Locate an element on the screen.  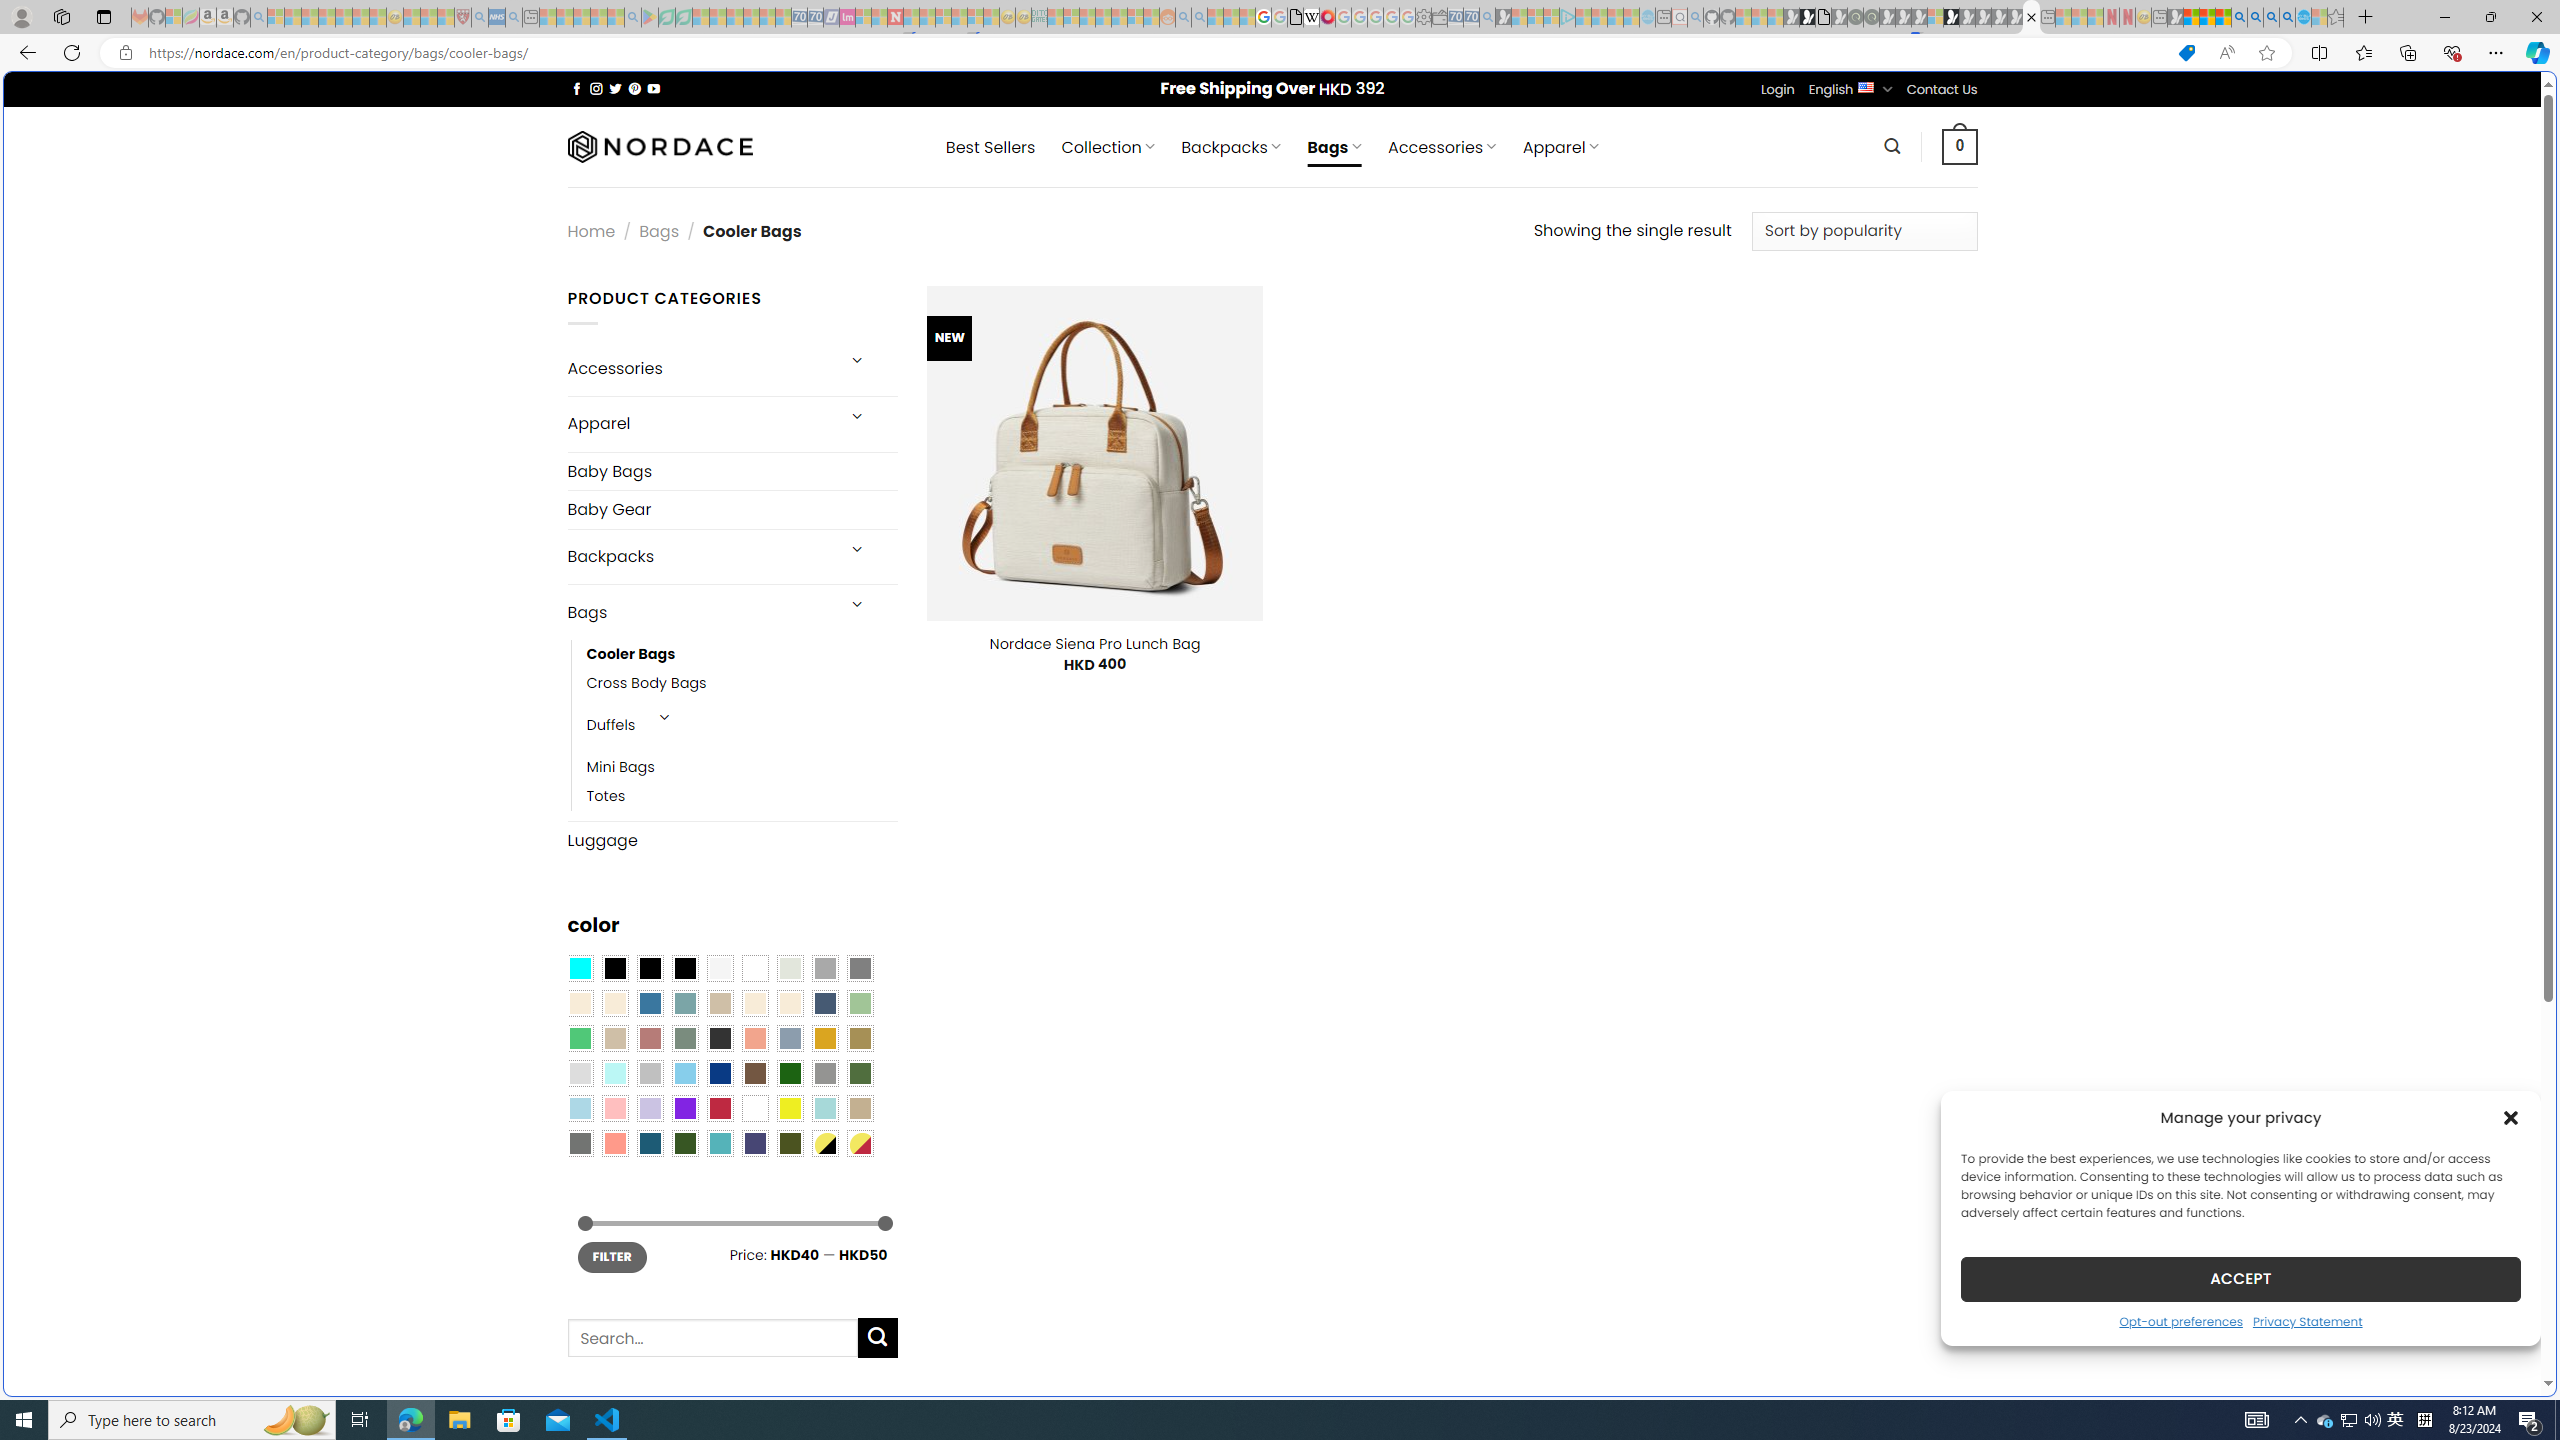
'Cross Body Bags' is located at coordinates (645, 683).